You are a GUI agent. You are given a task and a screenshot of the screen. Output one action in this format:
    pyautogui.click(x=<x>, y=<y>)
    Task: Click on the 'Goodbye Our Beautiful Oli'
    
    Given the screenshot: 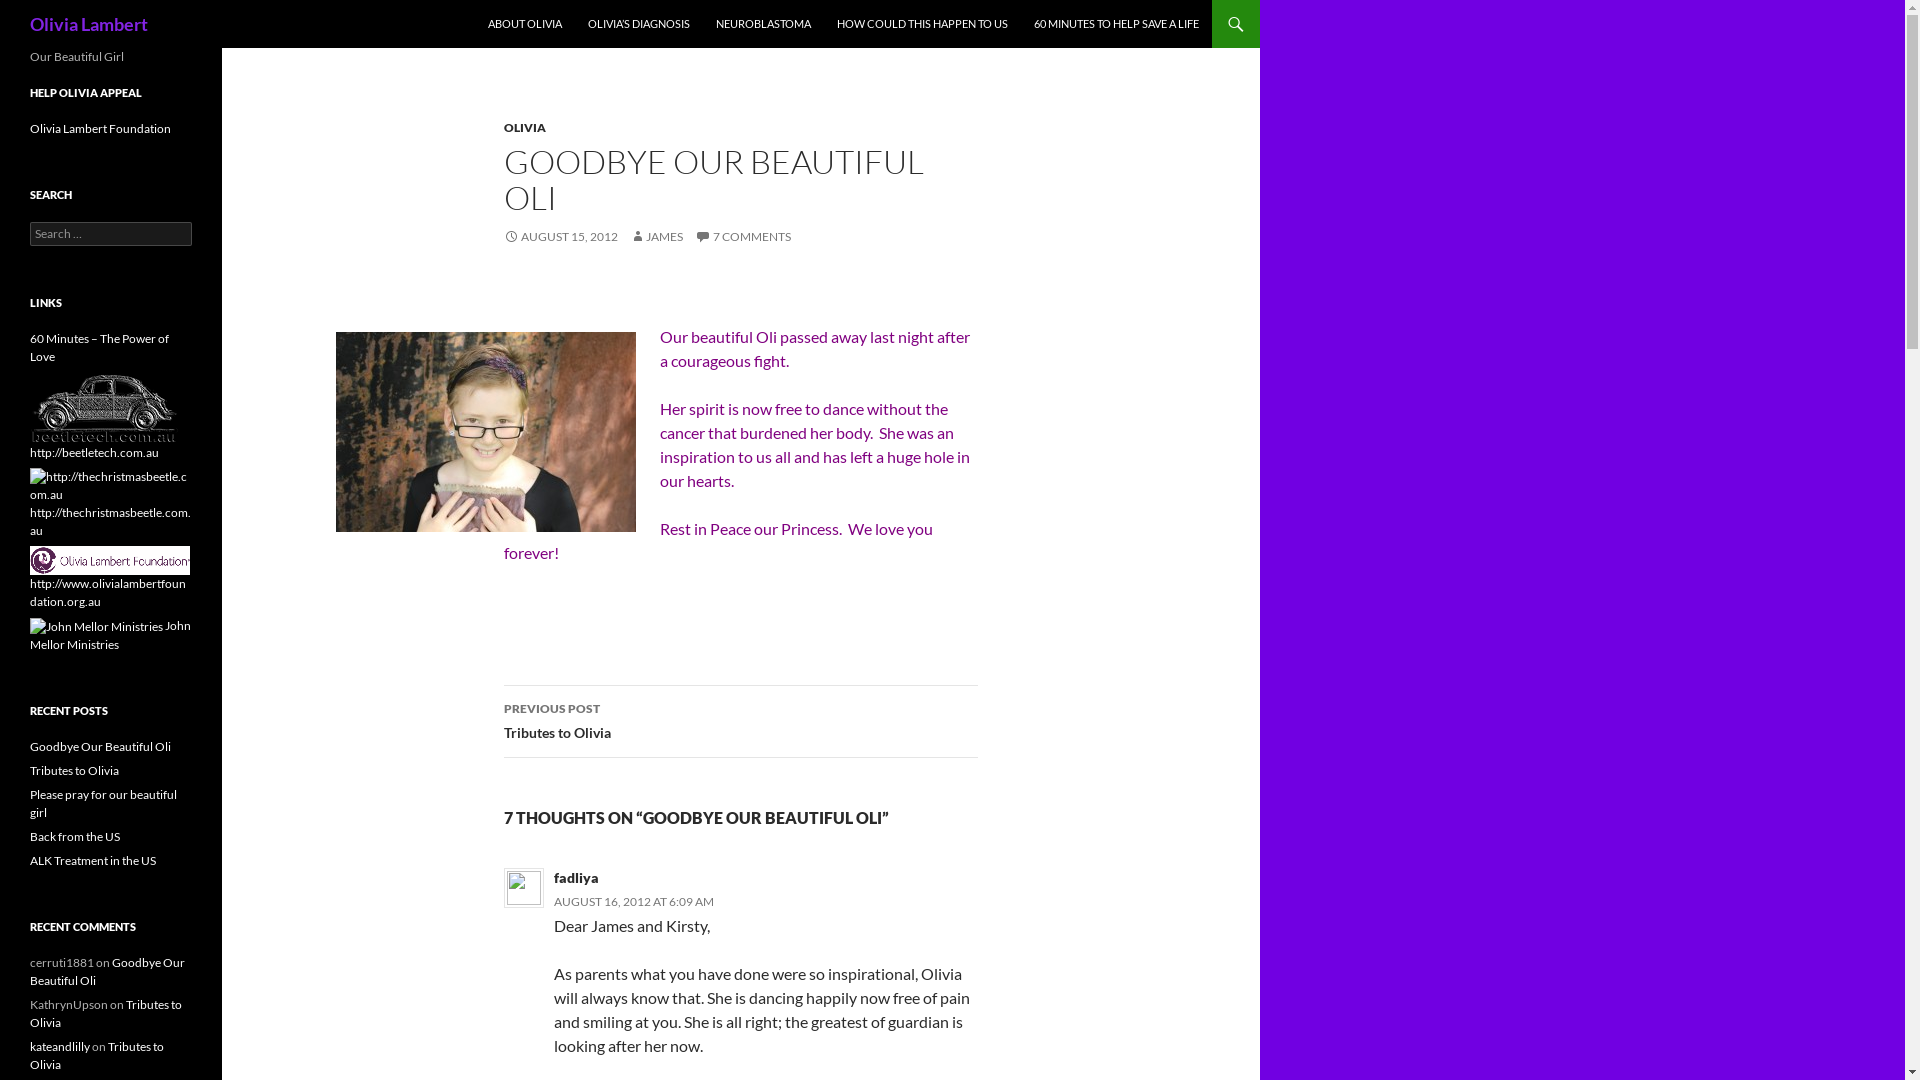 What is the action you would take?
    pyautogui.click(x=99, y=746)
    